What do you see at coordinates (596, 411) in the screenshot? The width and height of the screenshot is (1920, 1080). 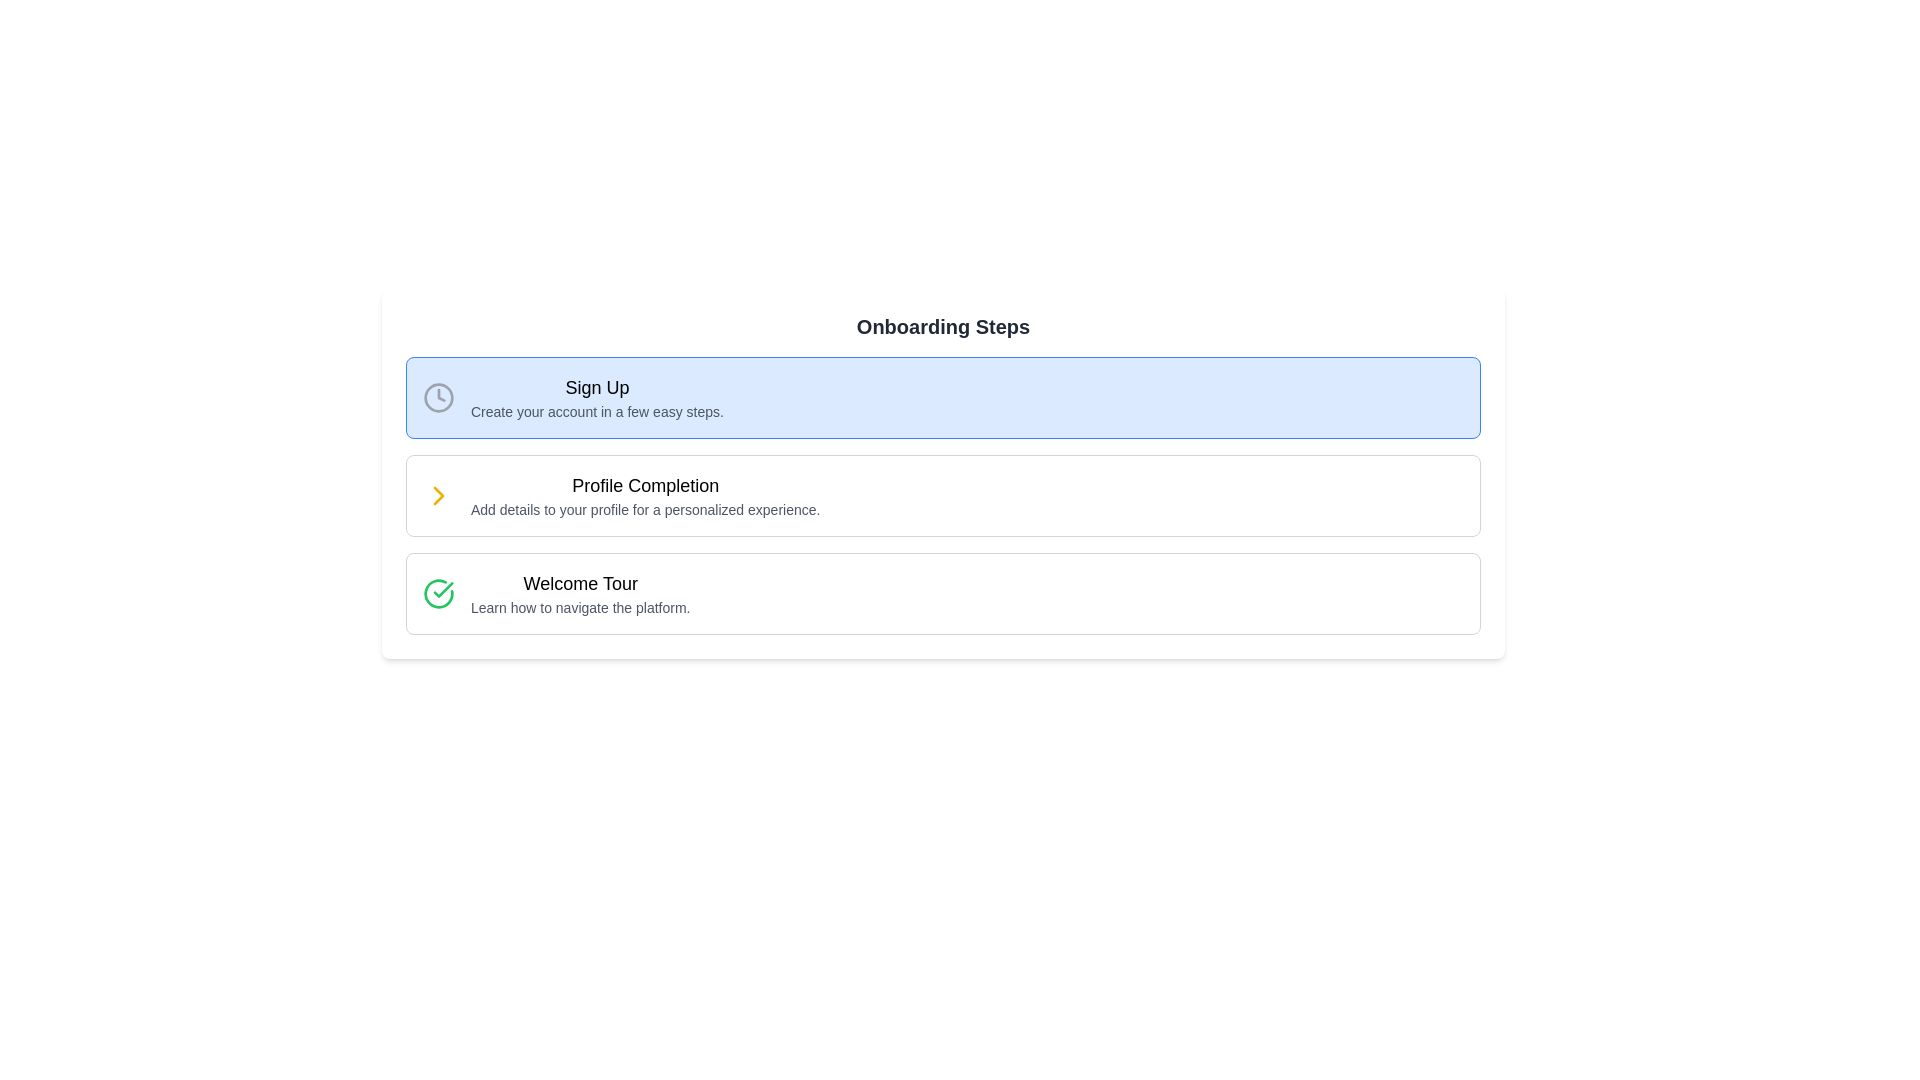 I see `the descriptive text label located directly under the 'Sign Up' heading in the first onboarding step` at bounding box center [596, 411].